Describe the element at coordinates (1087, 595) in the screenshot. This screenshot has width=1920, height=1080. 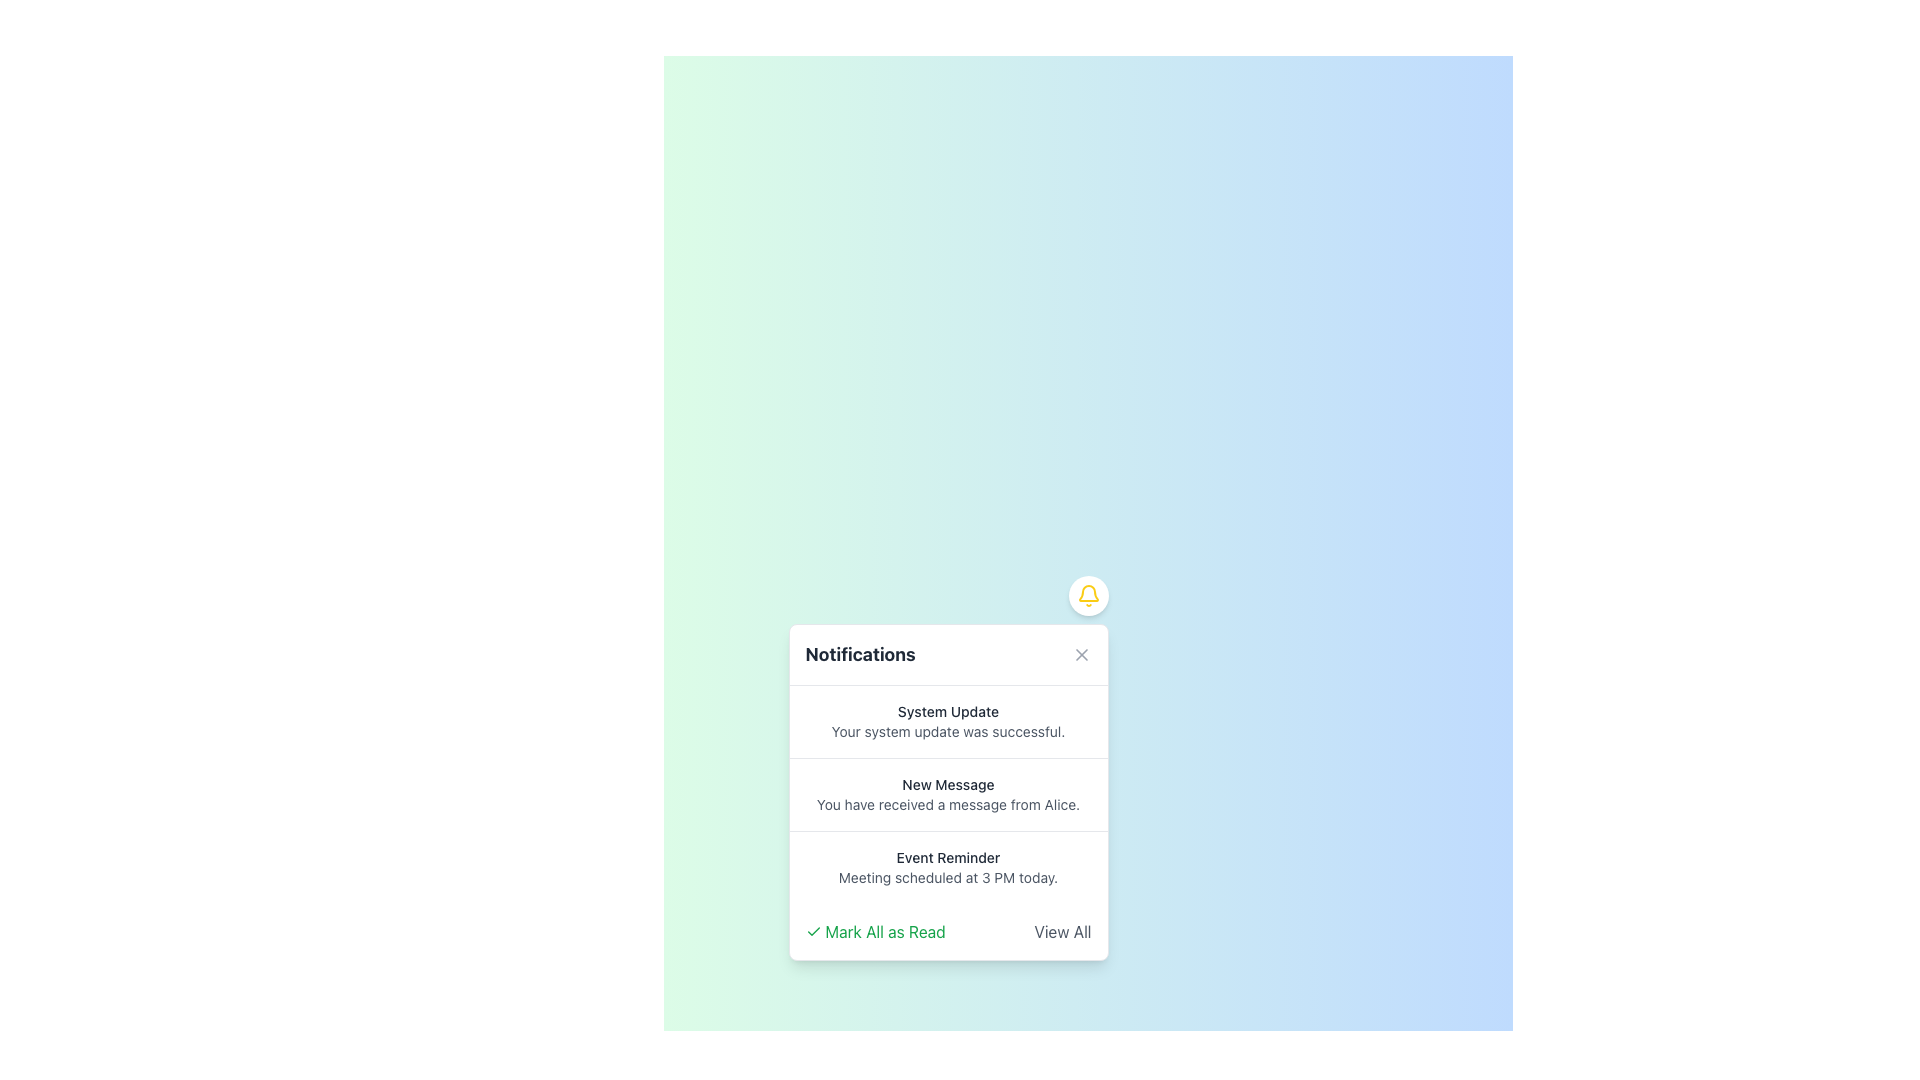
I see `the circular icon button with a yellow bell symbol` at that location.